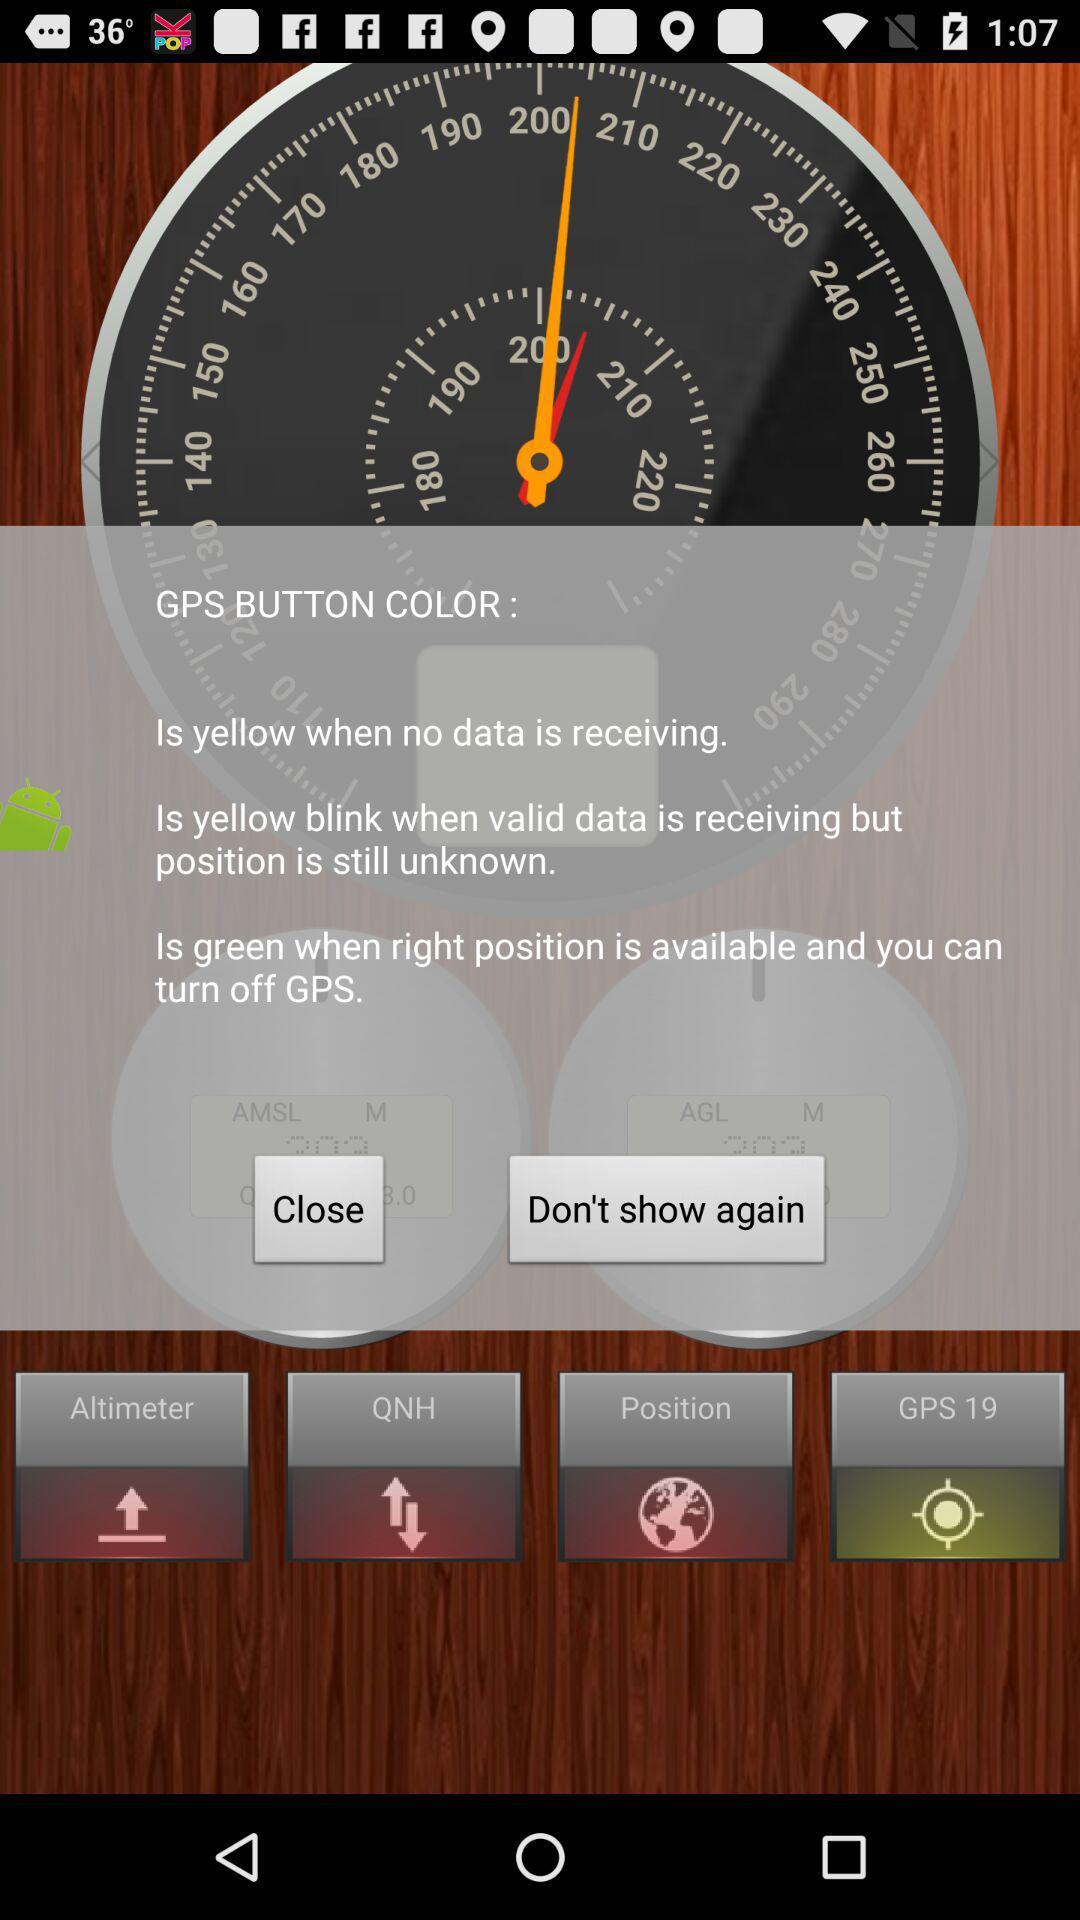 This screenshot has width=1080, height=1920. I want to click on the don t show button, so click(667, 1213).